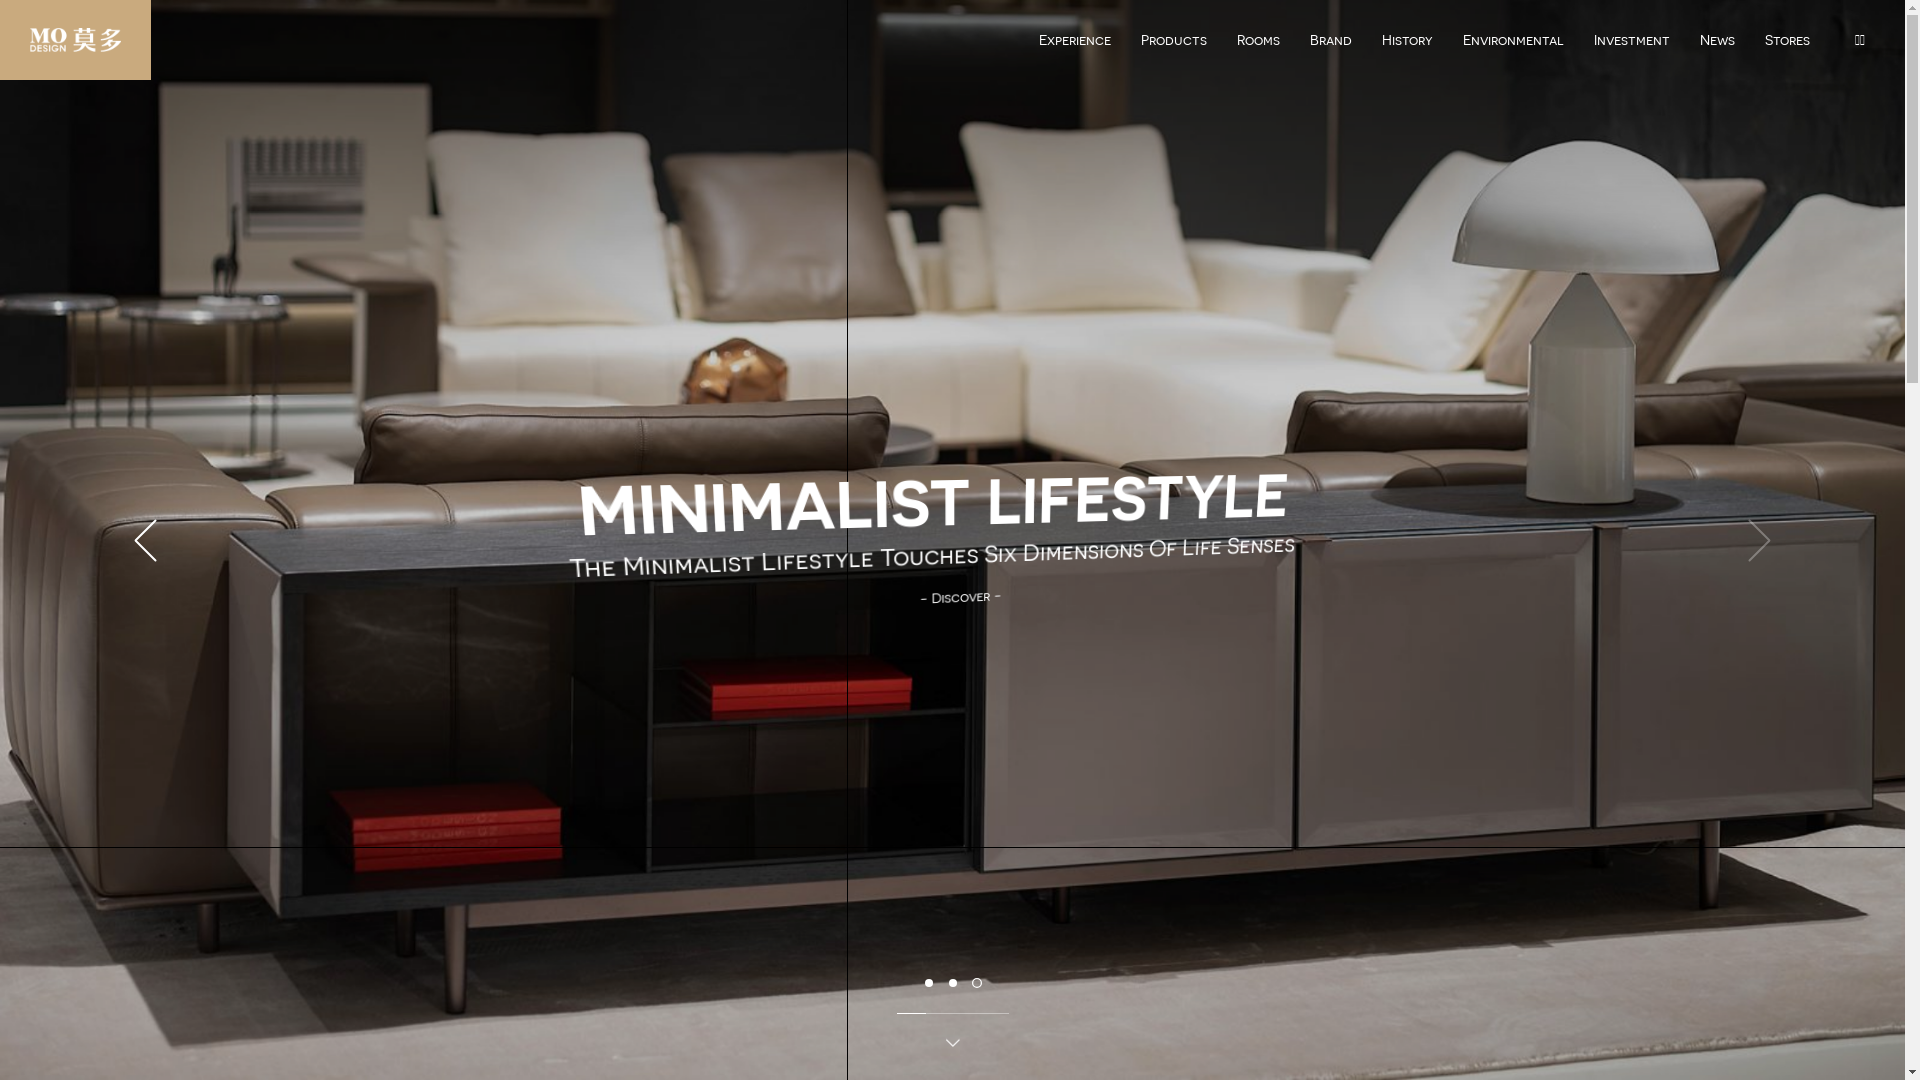 This screenshot has width=1920, height=1080. I want to click on 'Experience', so click(1074, 33).